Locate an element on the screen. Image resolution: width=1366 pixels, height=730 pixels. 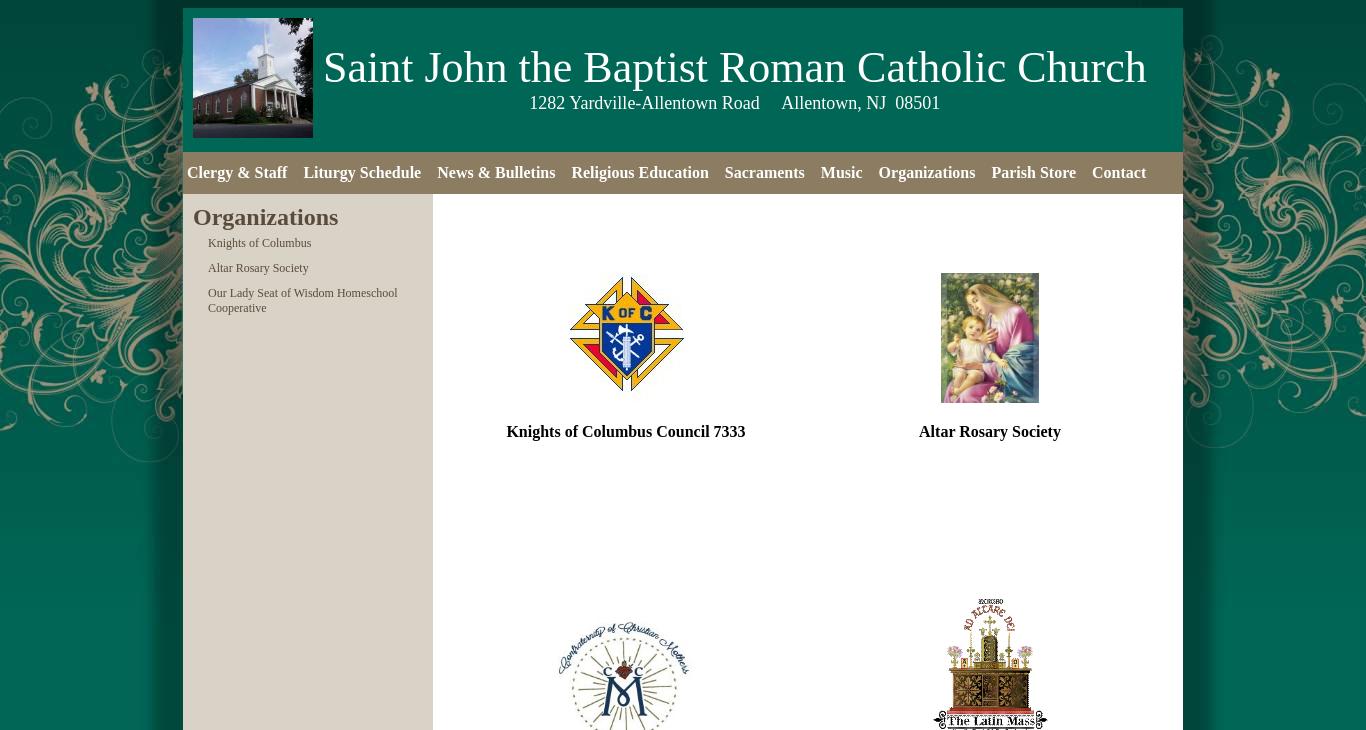
'Knights of Columbus Council 7333' is located at coordinates (624, 430).